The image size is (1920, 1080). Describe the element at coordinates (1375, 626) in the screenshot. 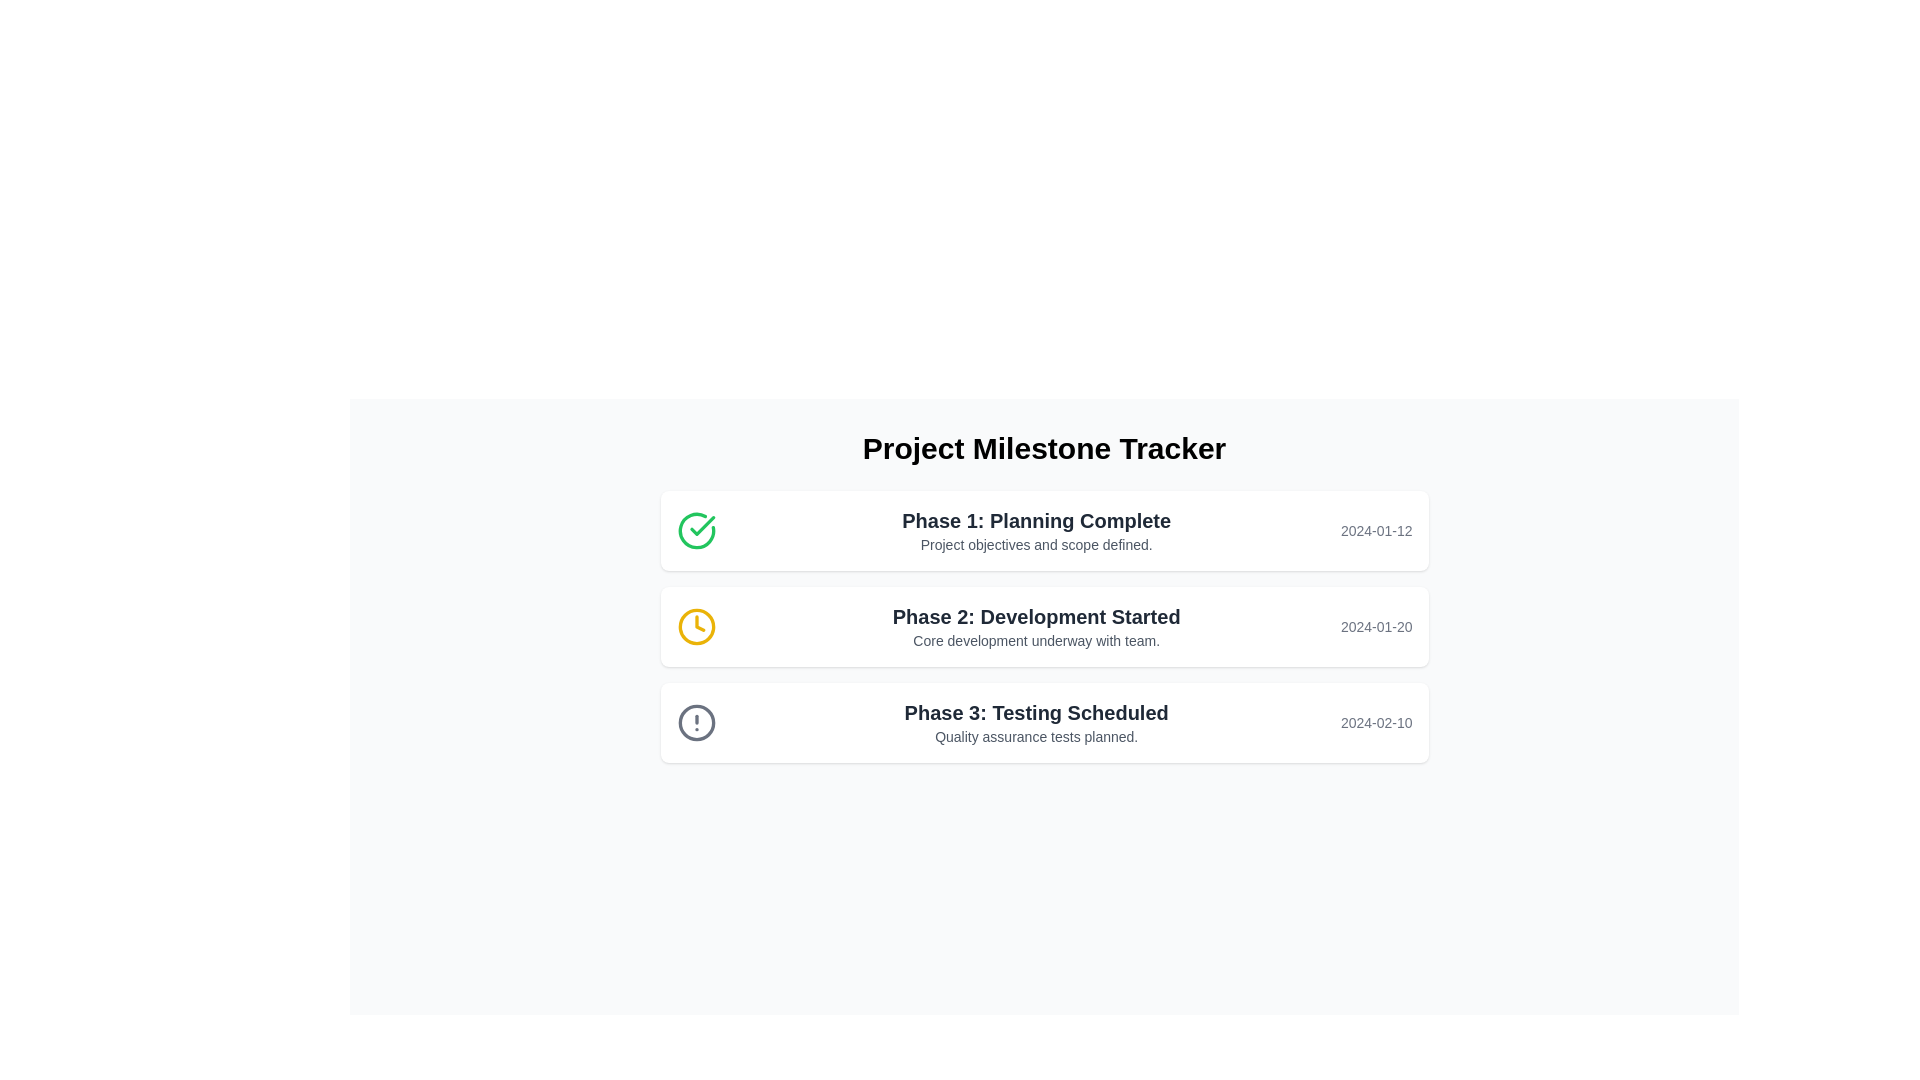

I see `date displayed in the static text label for 'Phase 2: Development Started', which is the third date in the right column of the milestone tracker` at that location.